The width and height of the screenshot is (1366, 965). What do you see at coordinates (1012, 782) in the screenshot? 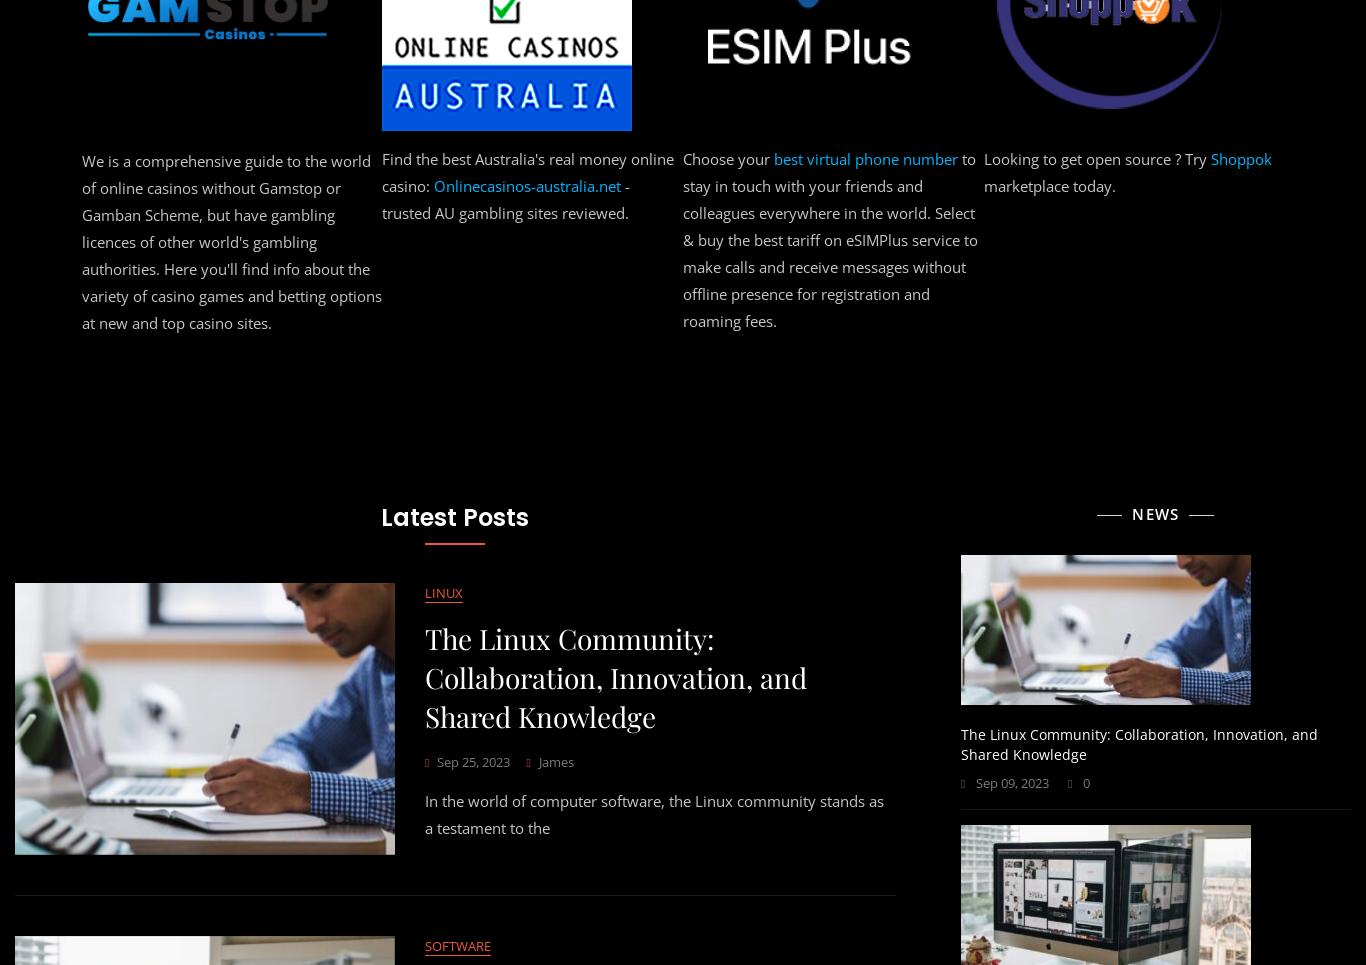
I see `'Sep 09, 2023'` at bounding box center [1012, 782].